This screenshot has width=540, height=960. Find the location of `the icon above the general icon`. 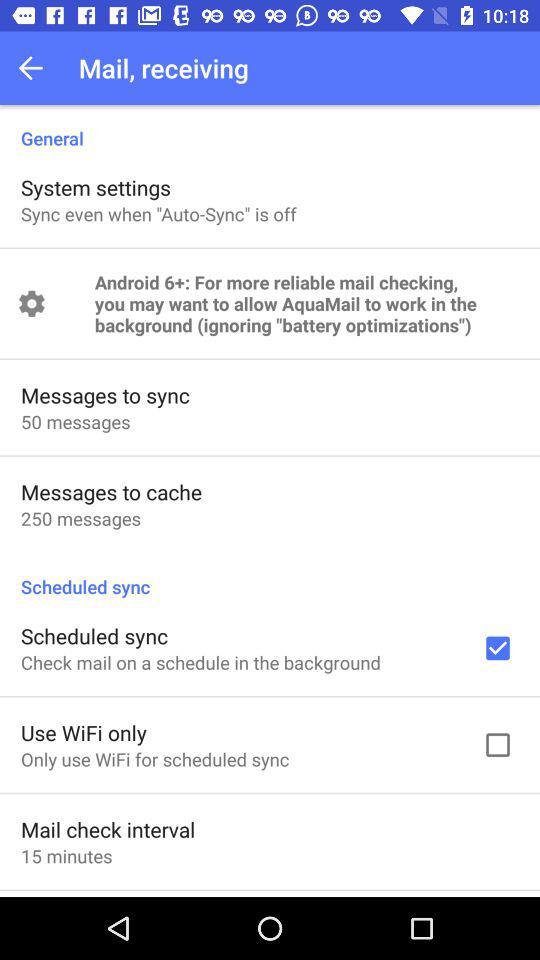

the icon above the general icon is located at coordinates (36, 68).